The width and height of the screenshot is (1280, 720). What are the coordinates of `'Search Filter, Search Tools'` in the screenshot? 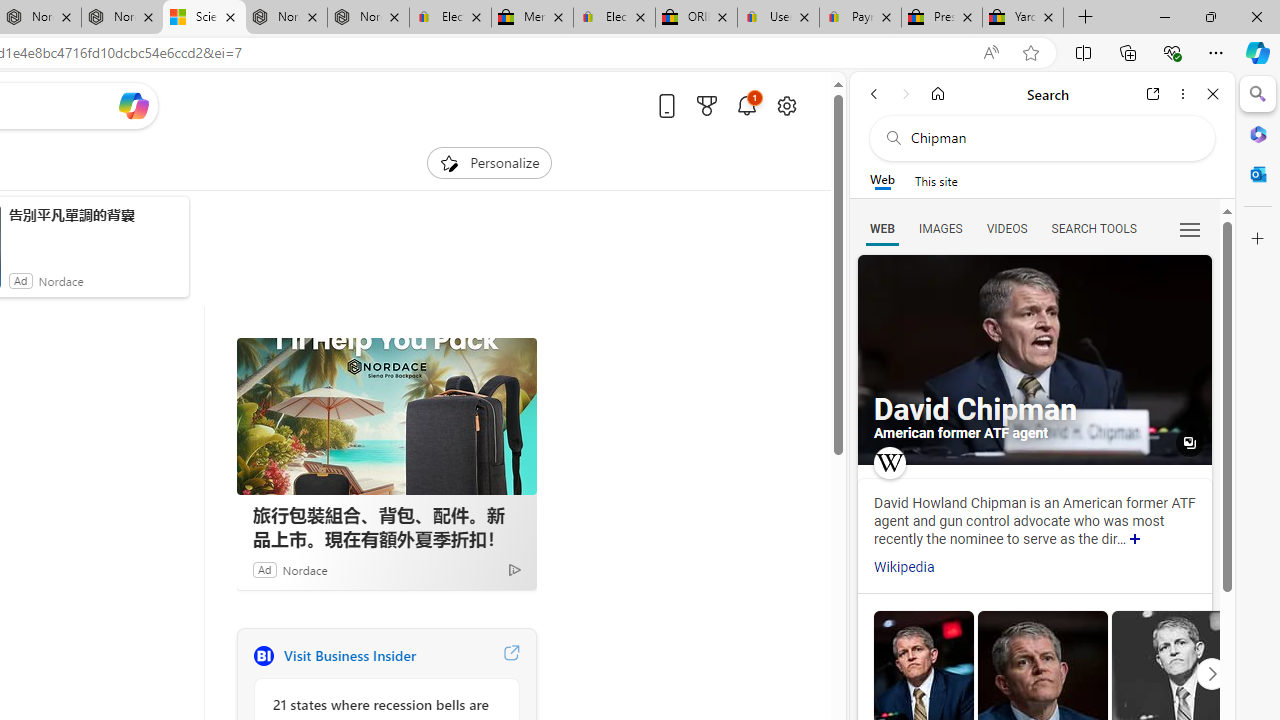 It's located at (1092, 227).